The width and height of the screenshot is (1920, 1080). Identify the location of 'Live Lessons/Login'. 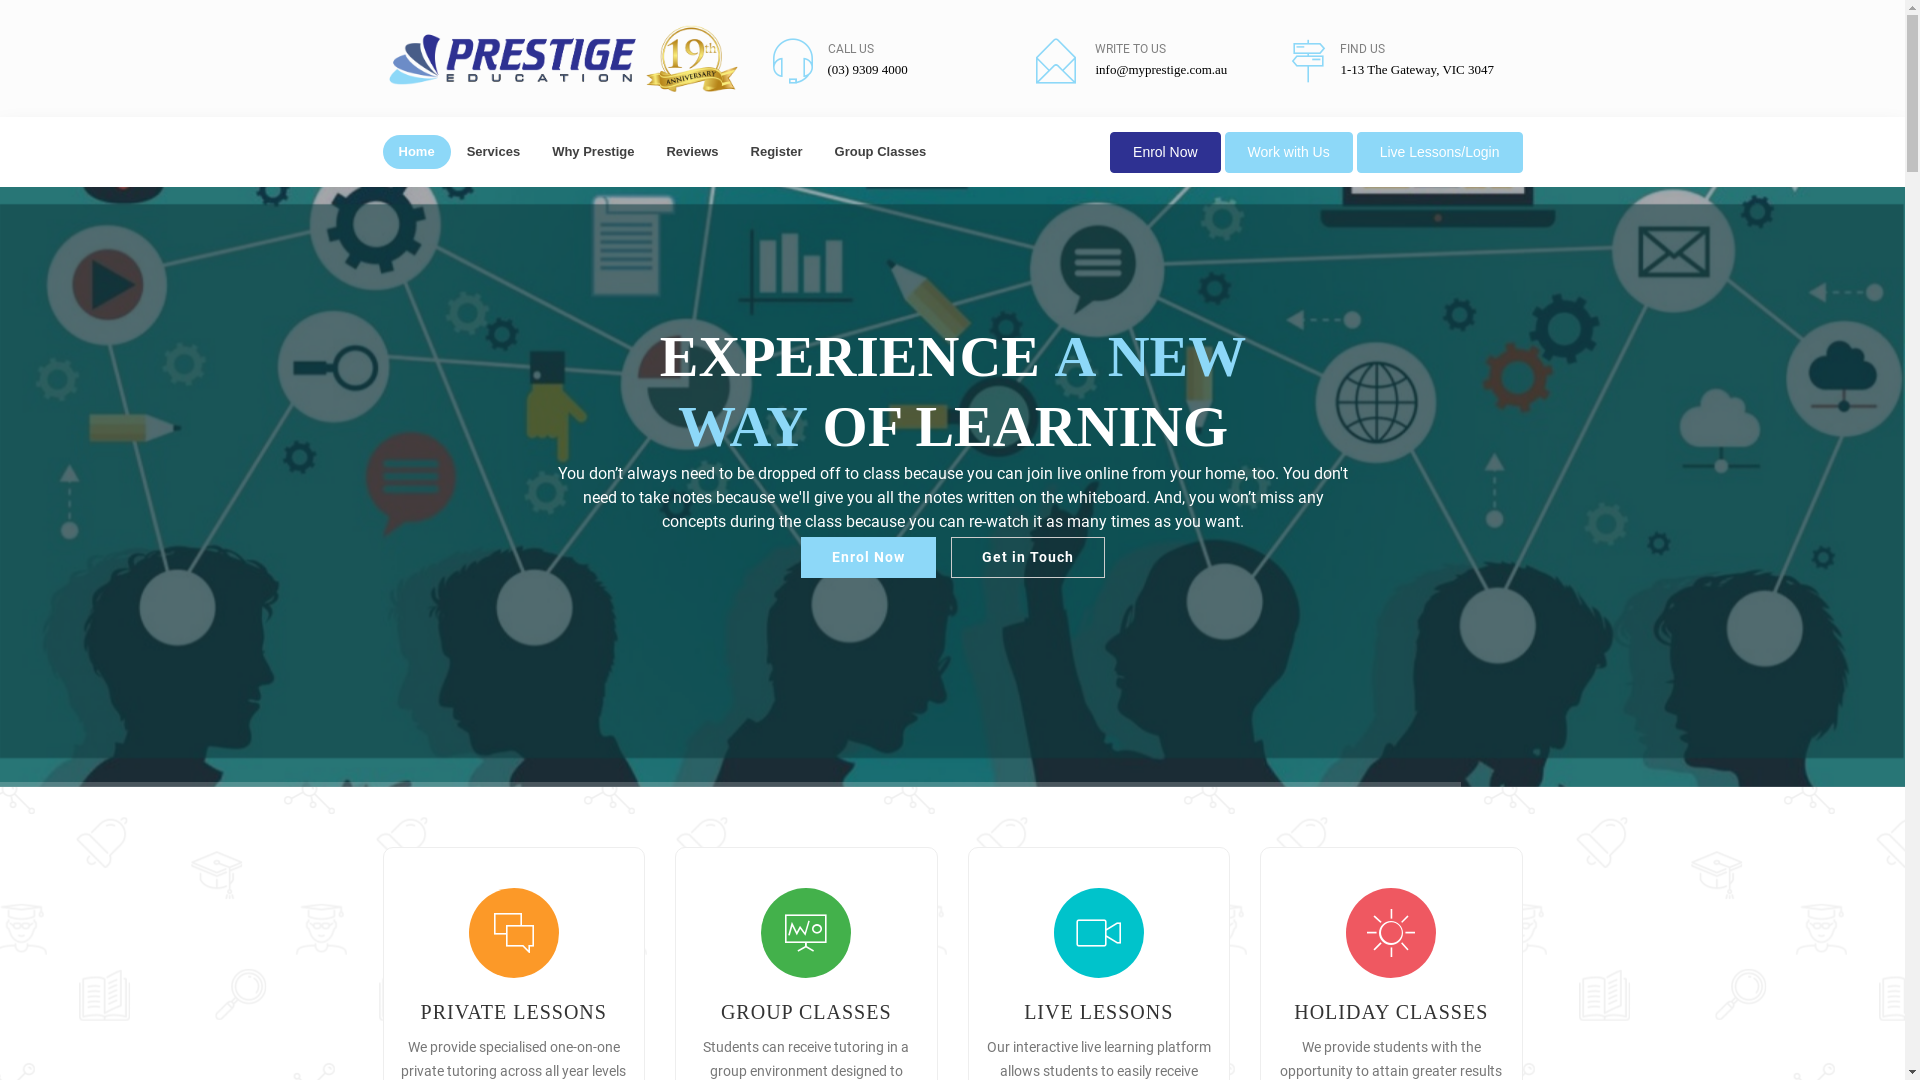
(1440, 151).